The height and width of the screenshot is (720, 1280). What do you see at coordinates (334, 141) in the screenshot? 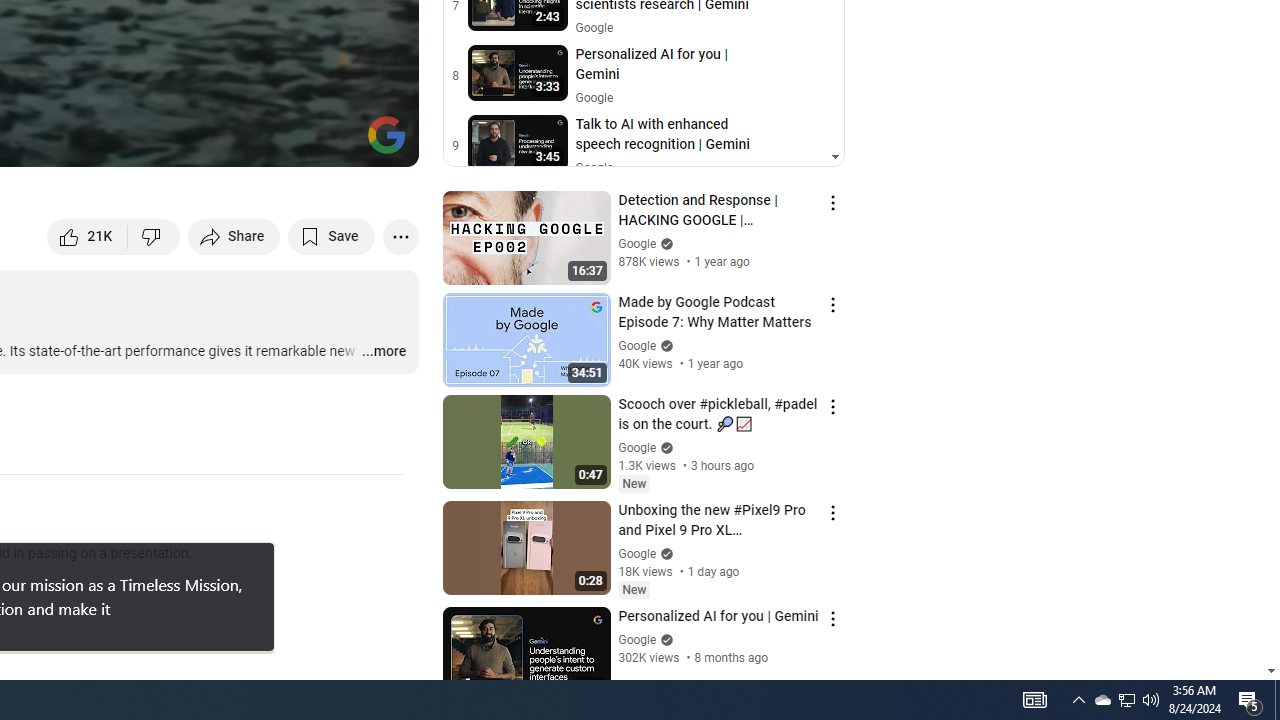
I see `'Theater mode (t)'` at bounding box center [334, 141].